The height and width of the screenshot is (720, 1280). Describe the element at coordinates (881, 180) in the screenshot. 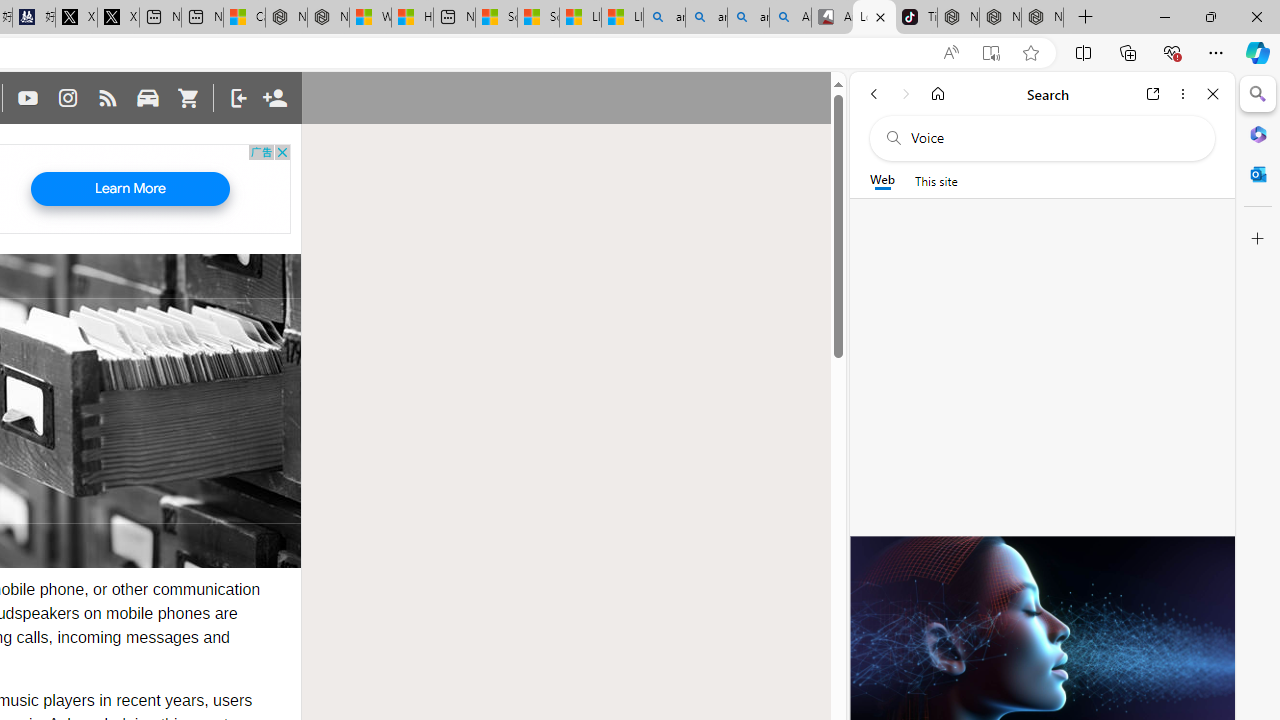

I see `'Web scope'` at that location.